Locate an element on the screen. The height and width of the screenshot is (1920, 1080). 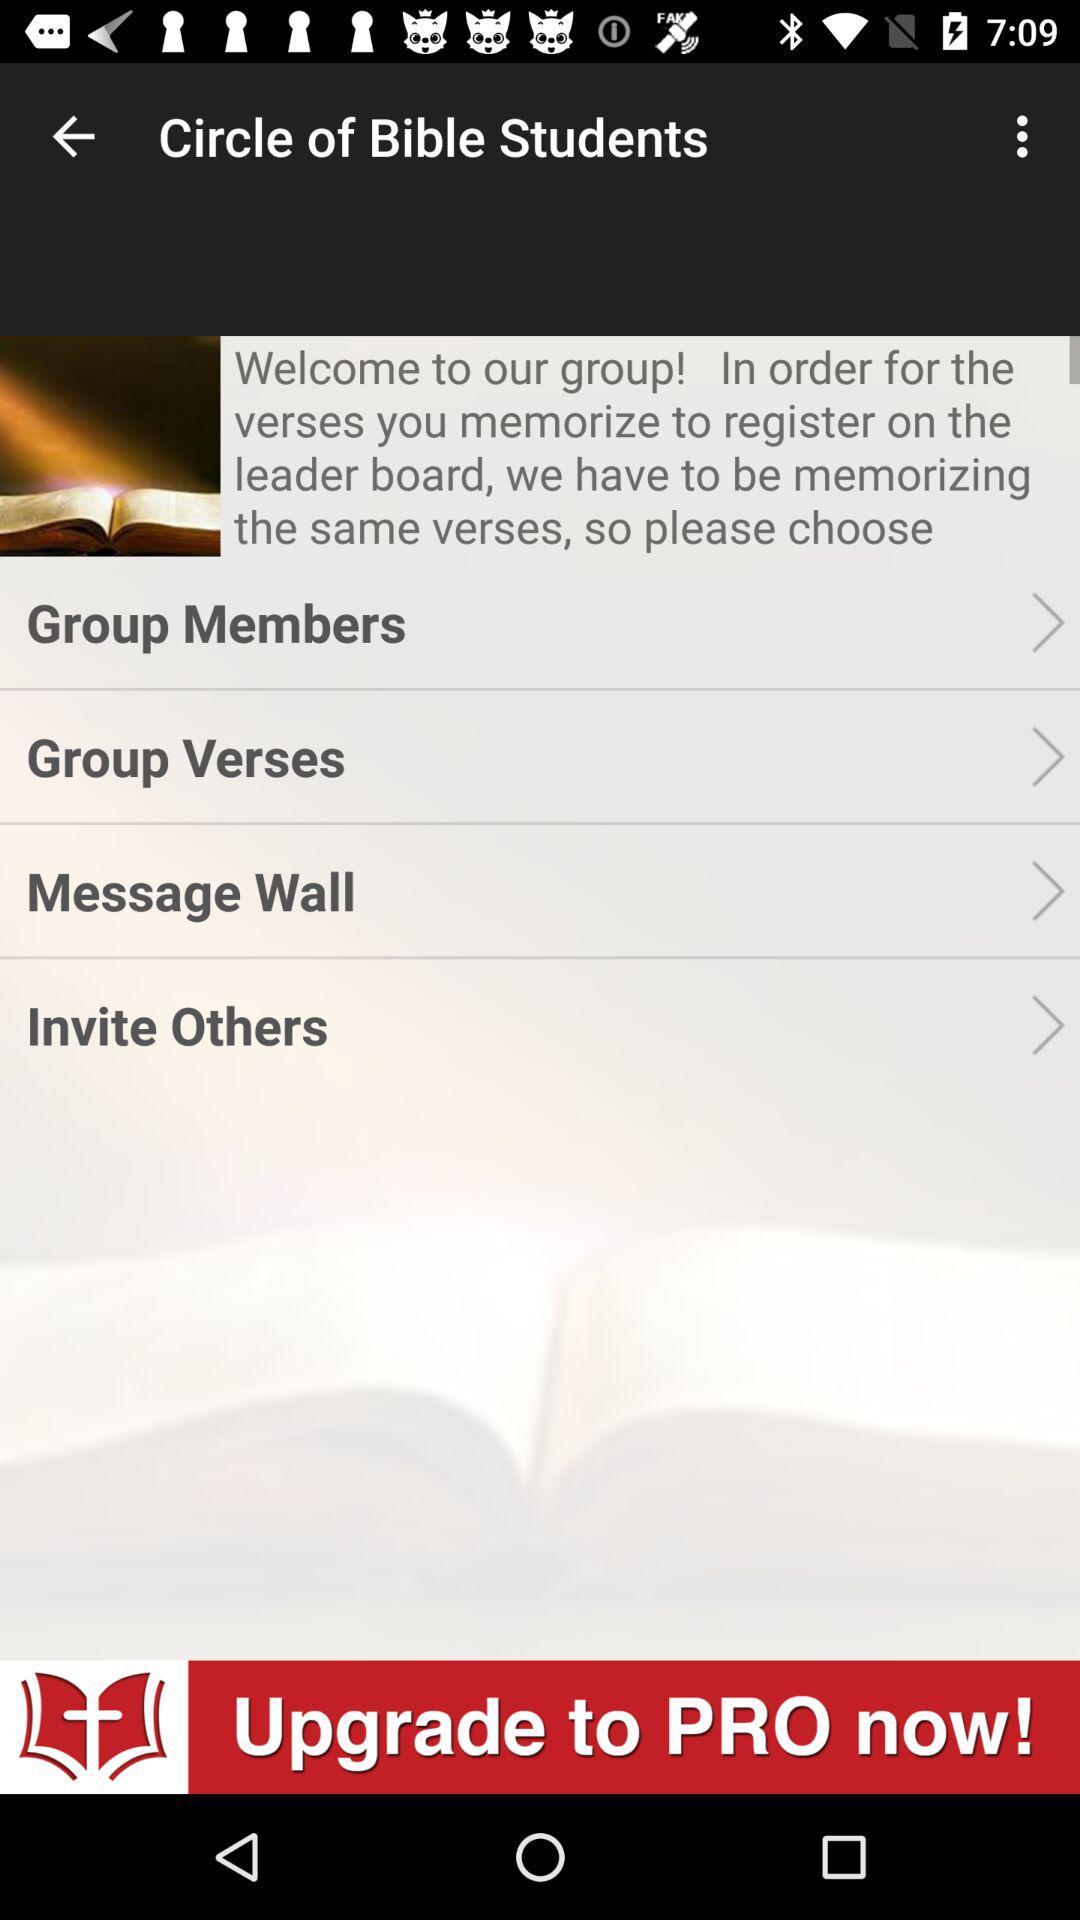
the app below the group verses is located at coordinates (527, 889).